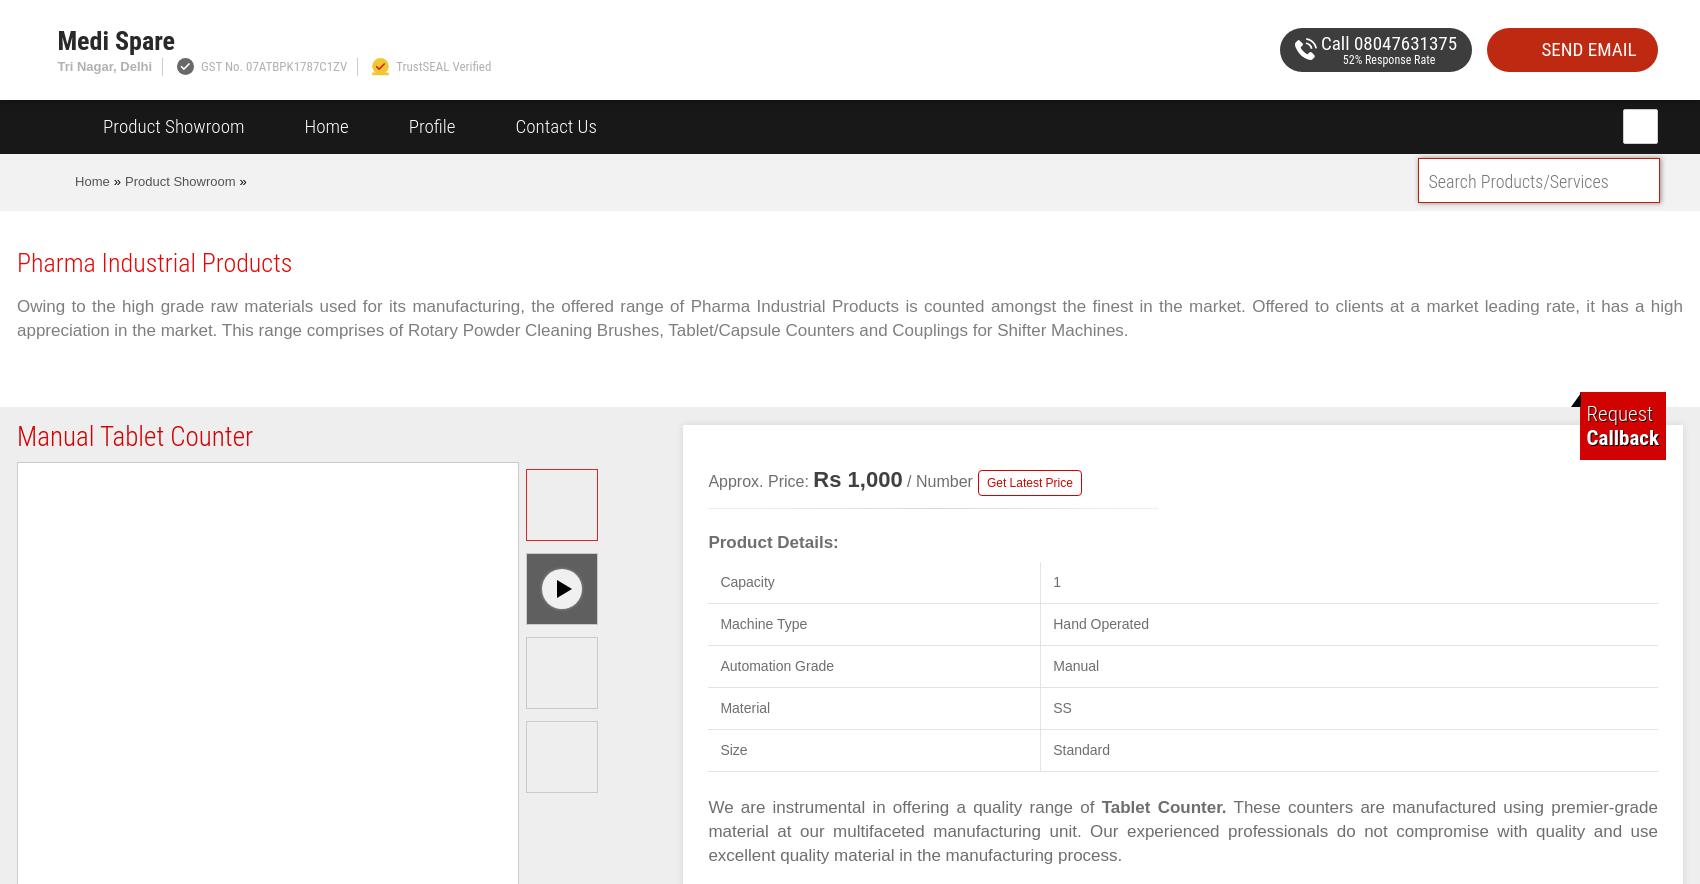  Describe the element at coordinates (17, 318) in the screenshot. I see `'Owing to the high grade raw materials used for its manufacturing, the offered range of Pharma Industrial Products is counted amongst the finest in the market. Offered to clients at a market leading rate, it has a high appreciation in the market. This range comprises of Rotary Powder Cleaning Brushes, Tablet/Capsule Counters and Couplings for Shifter Machines.'` at that location.